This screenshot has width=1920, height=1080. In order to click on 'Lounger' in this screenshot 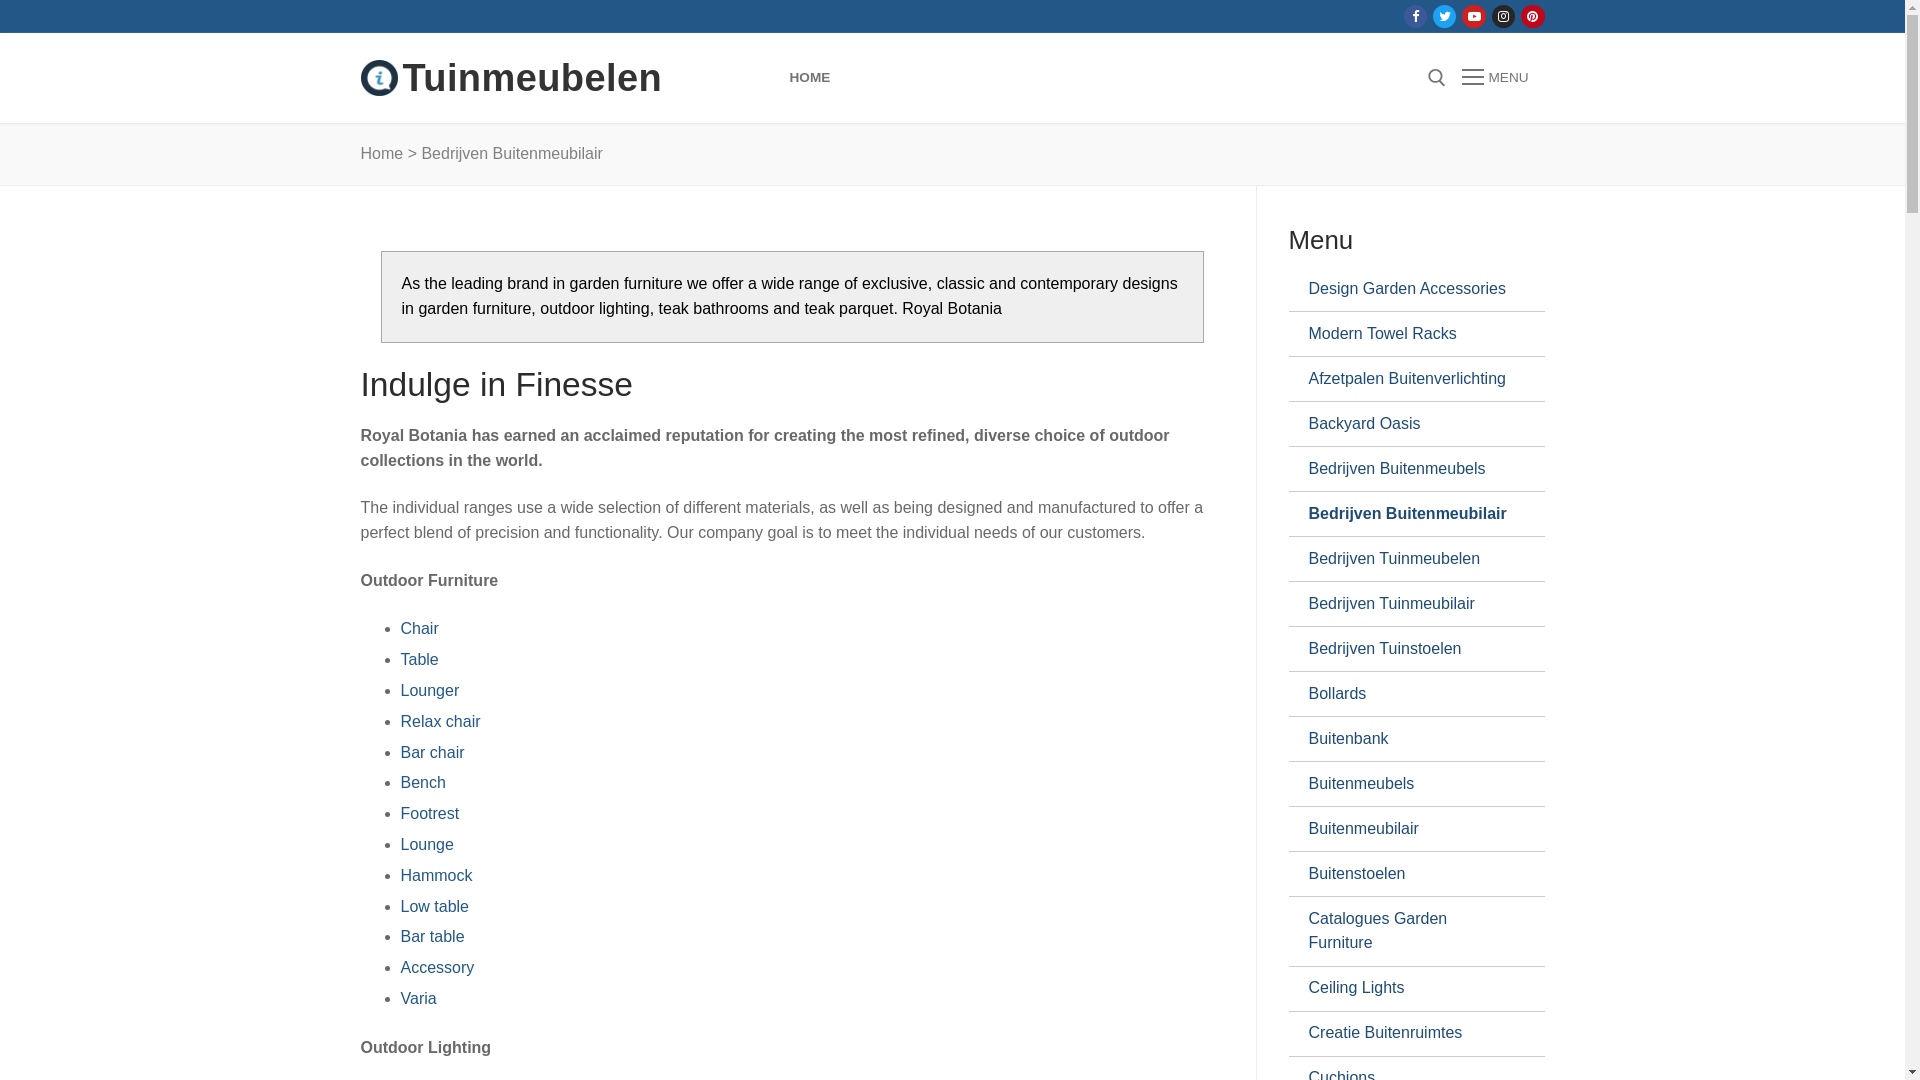, I will do `click(399, 689)`.